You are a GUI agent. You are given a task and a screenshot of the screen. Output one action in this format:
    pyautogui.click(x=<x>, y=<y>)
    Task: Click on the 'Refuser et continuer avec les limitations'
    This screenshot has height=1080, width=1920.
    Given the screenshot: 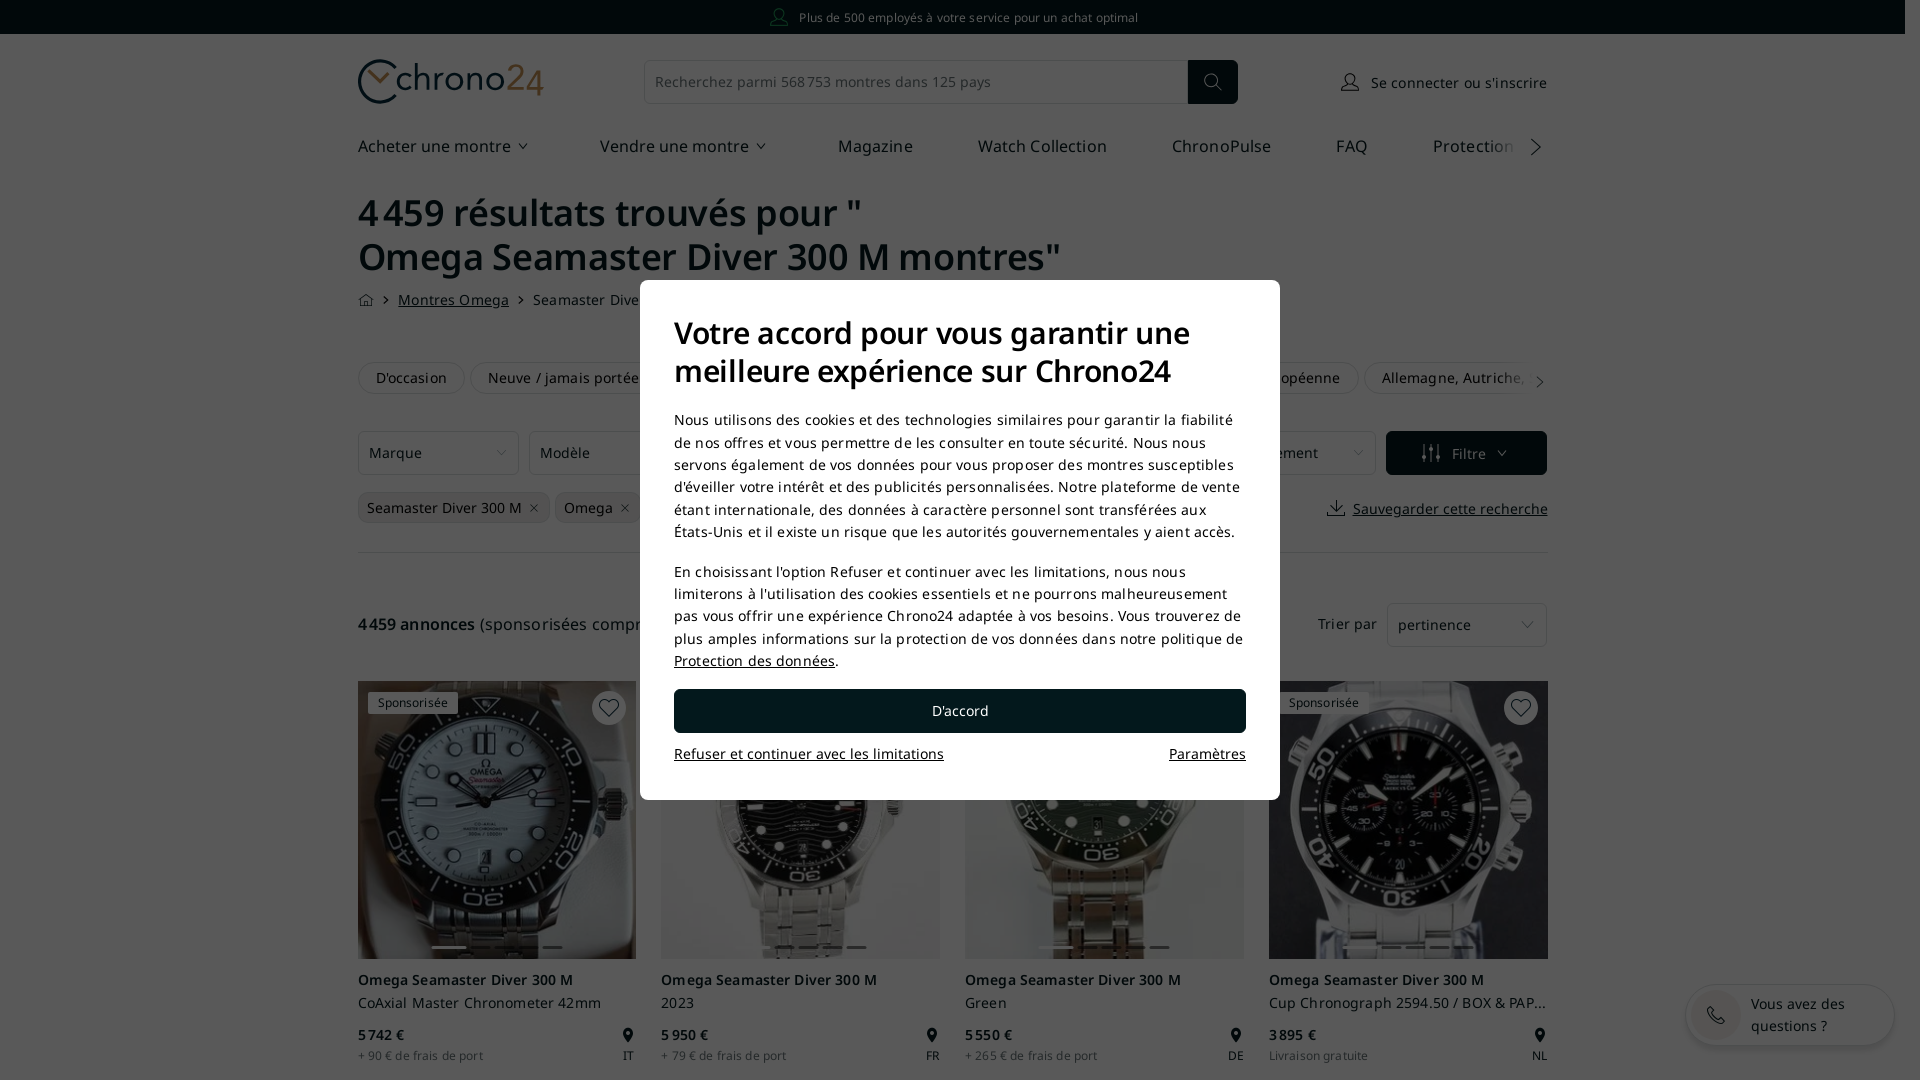 What is the action you would take?
    pyautogui.click(x=809, y=753)
    